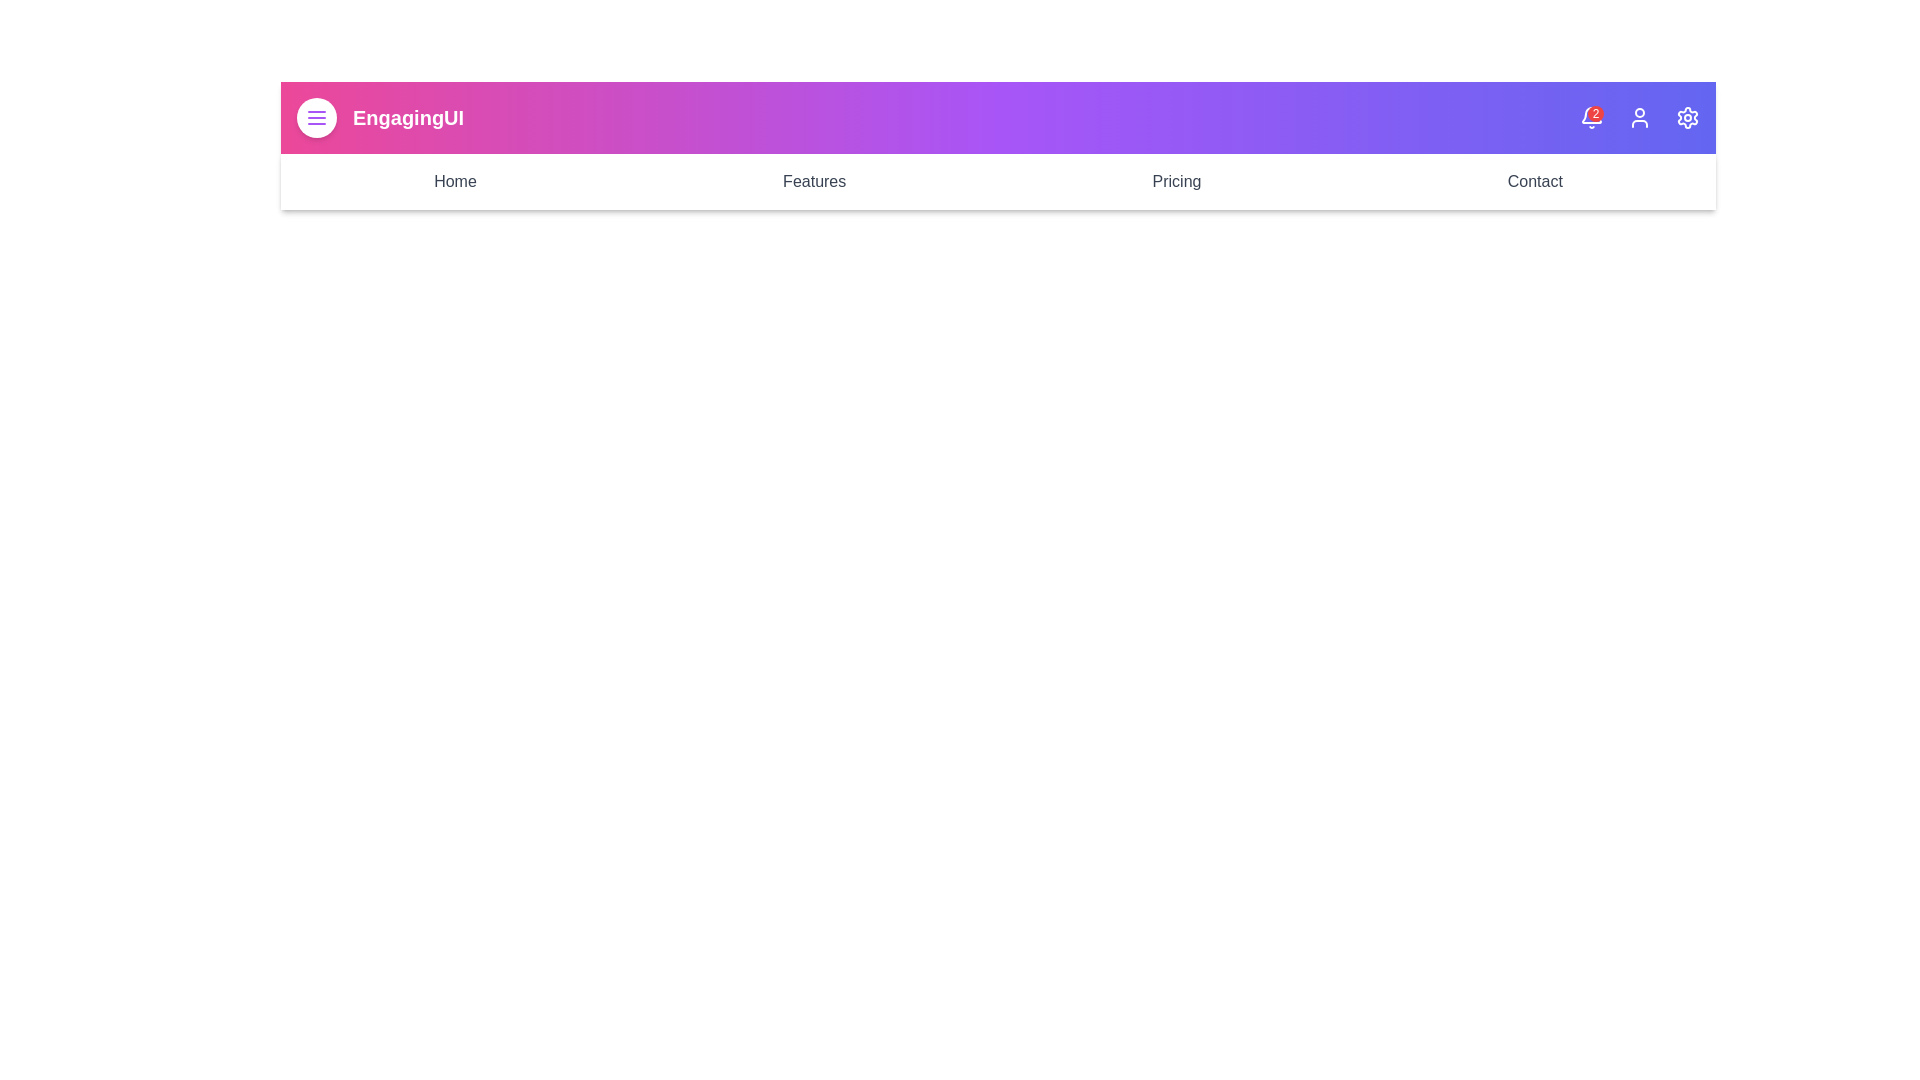  What do you see at coordinates (1591, 118) in the screenshot?
I see `the notification icon located on the app bar` at bounding box center [1591, 118].